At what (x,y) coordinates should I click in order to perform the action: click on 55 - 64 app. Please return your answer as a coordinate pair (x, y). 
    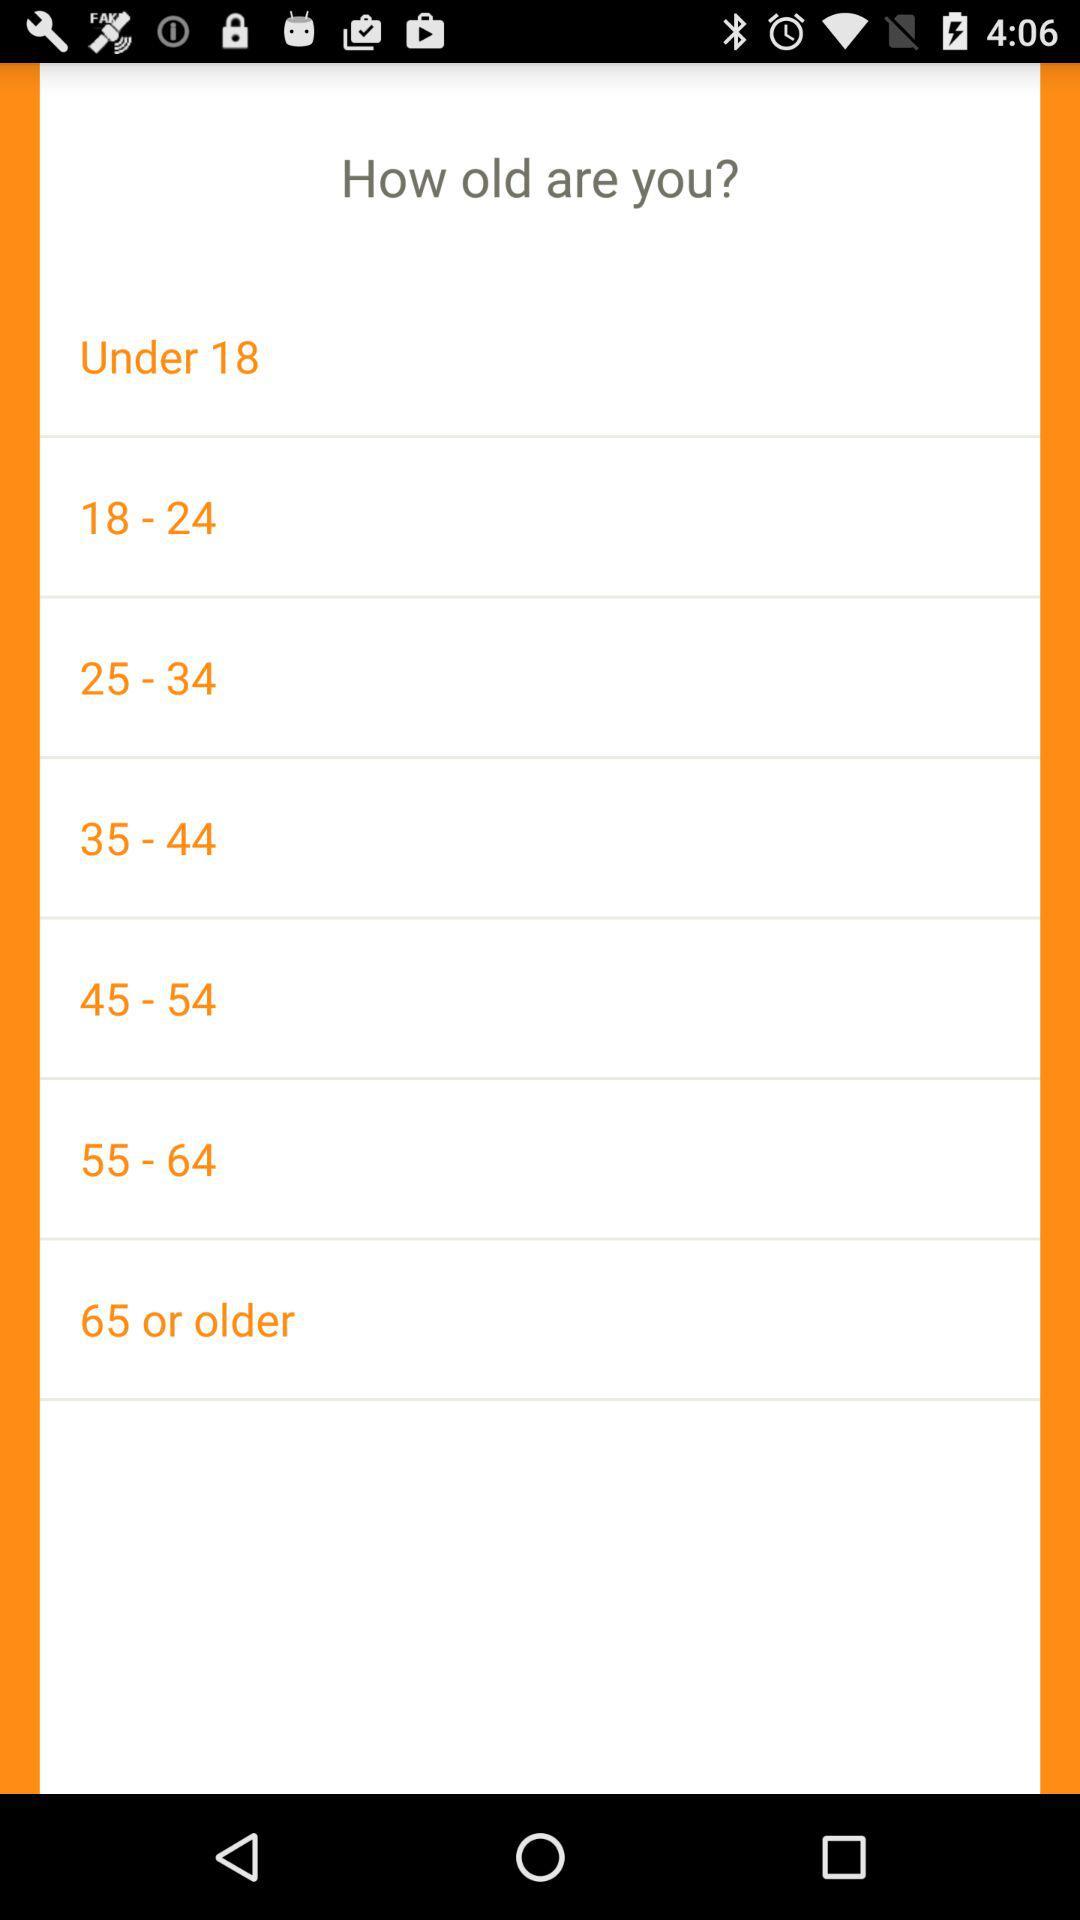
    Looking at the image, I should click on (540, 1158).